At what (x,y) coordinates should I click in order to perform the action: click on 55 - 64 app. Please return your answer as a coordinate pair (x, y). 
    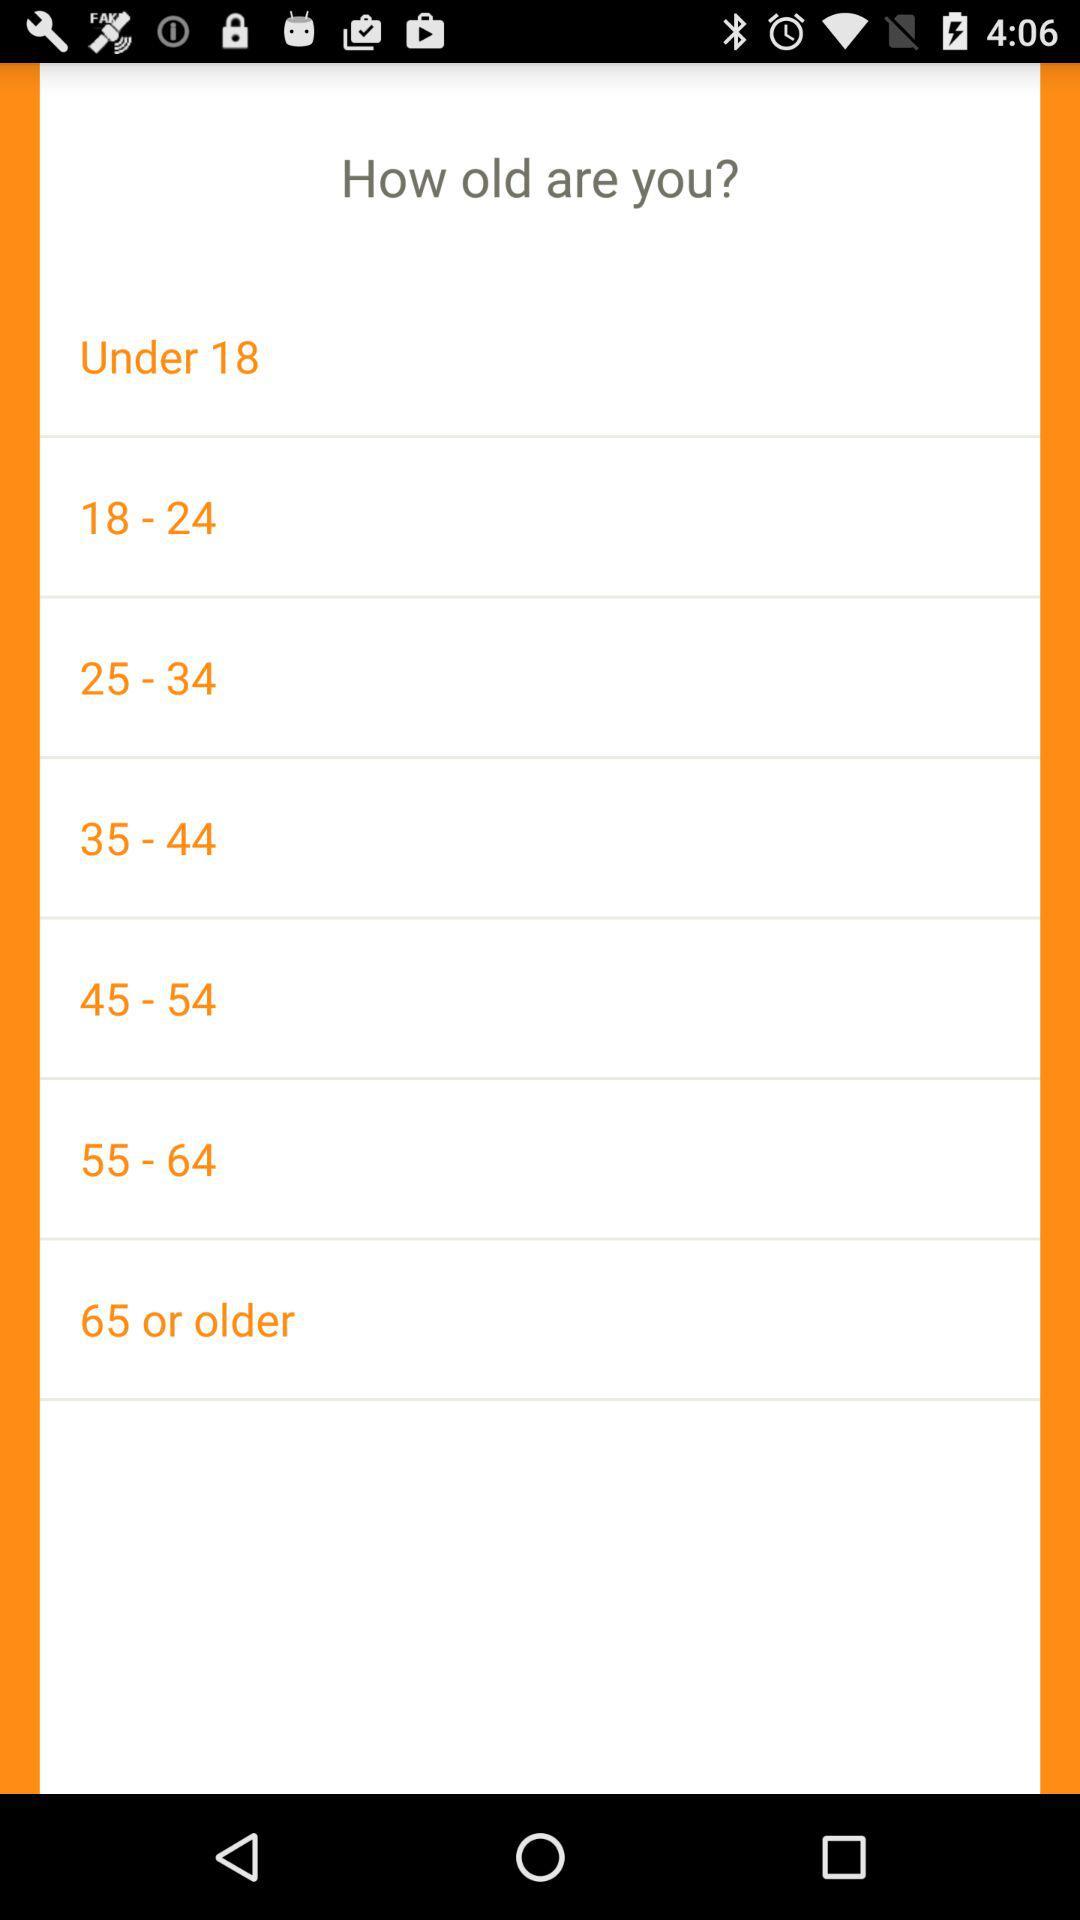
    Looking at the image, I should click on (540, 1158).